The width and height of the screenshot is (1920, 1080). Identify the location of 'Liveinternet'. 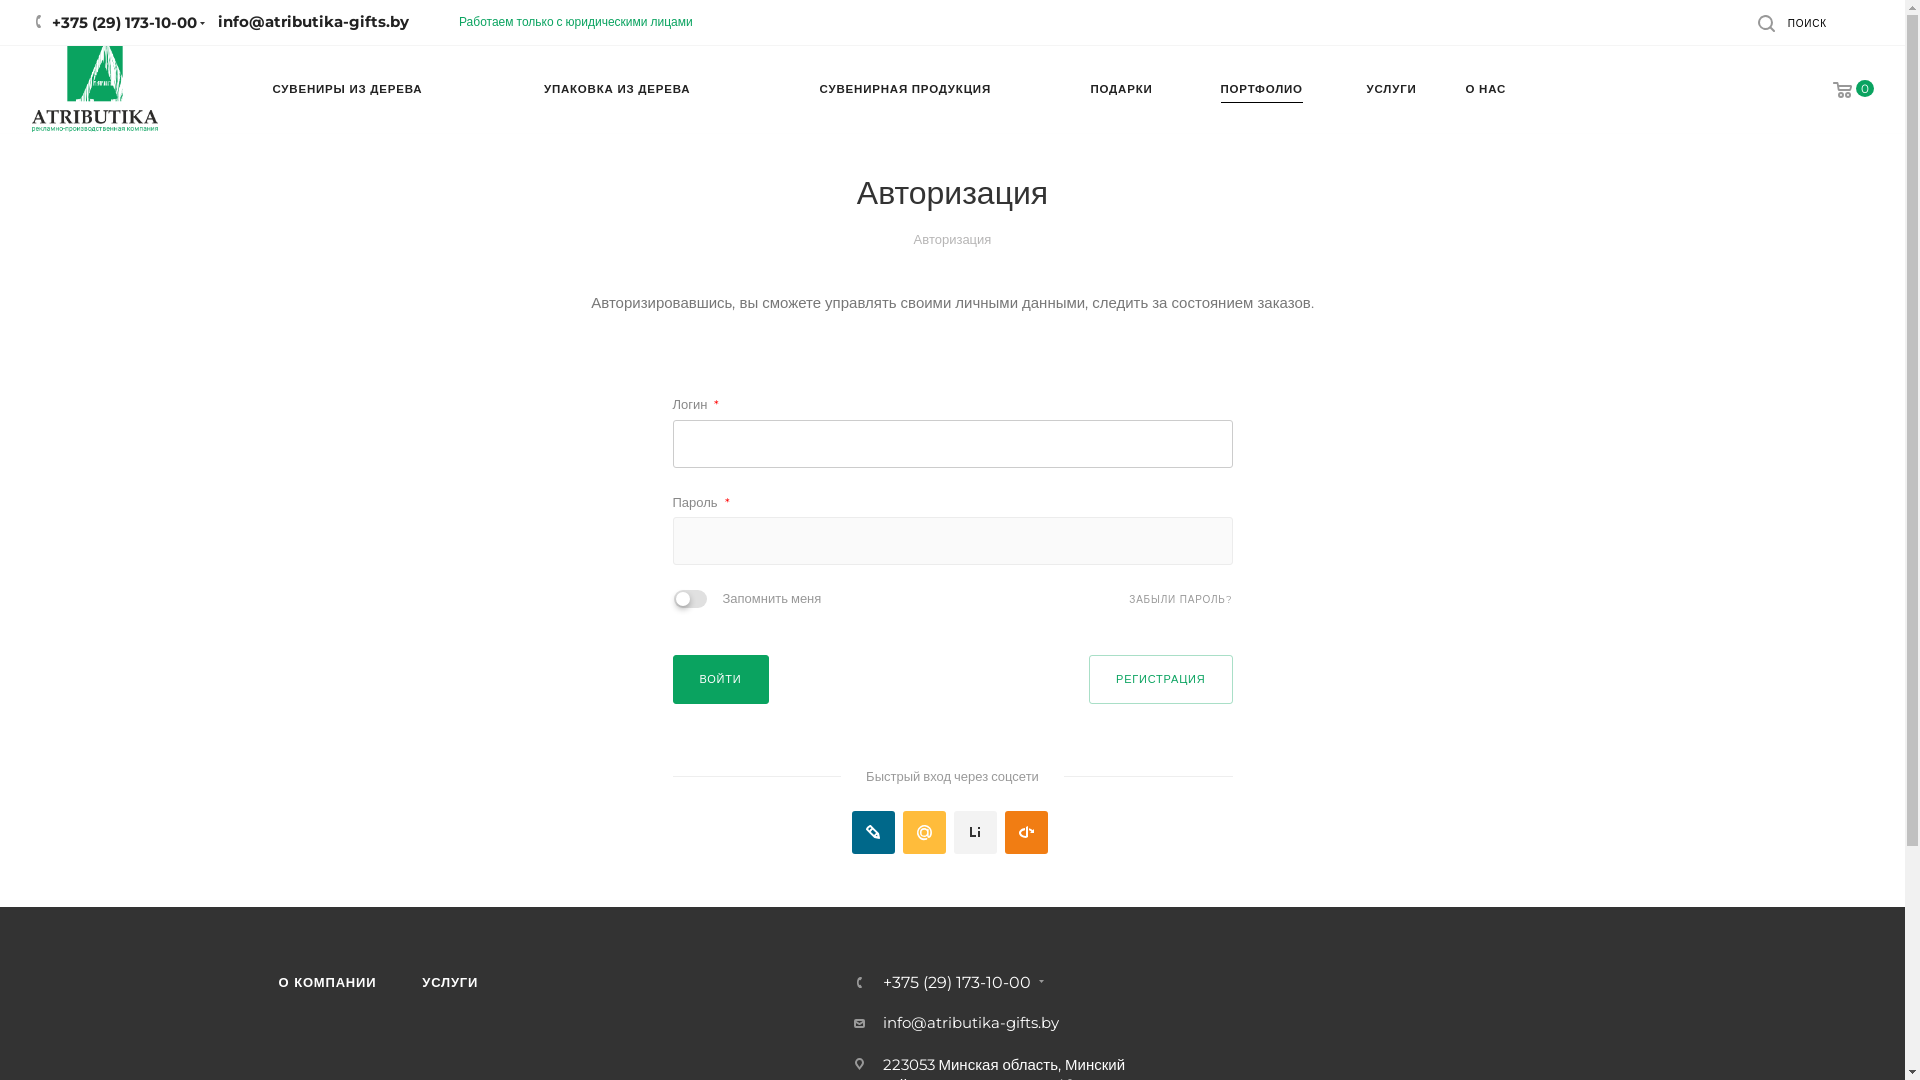
(975, 832).